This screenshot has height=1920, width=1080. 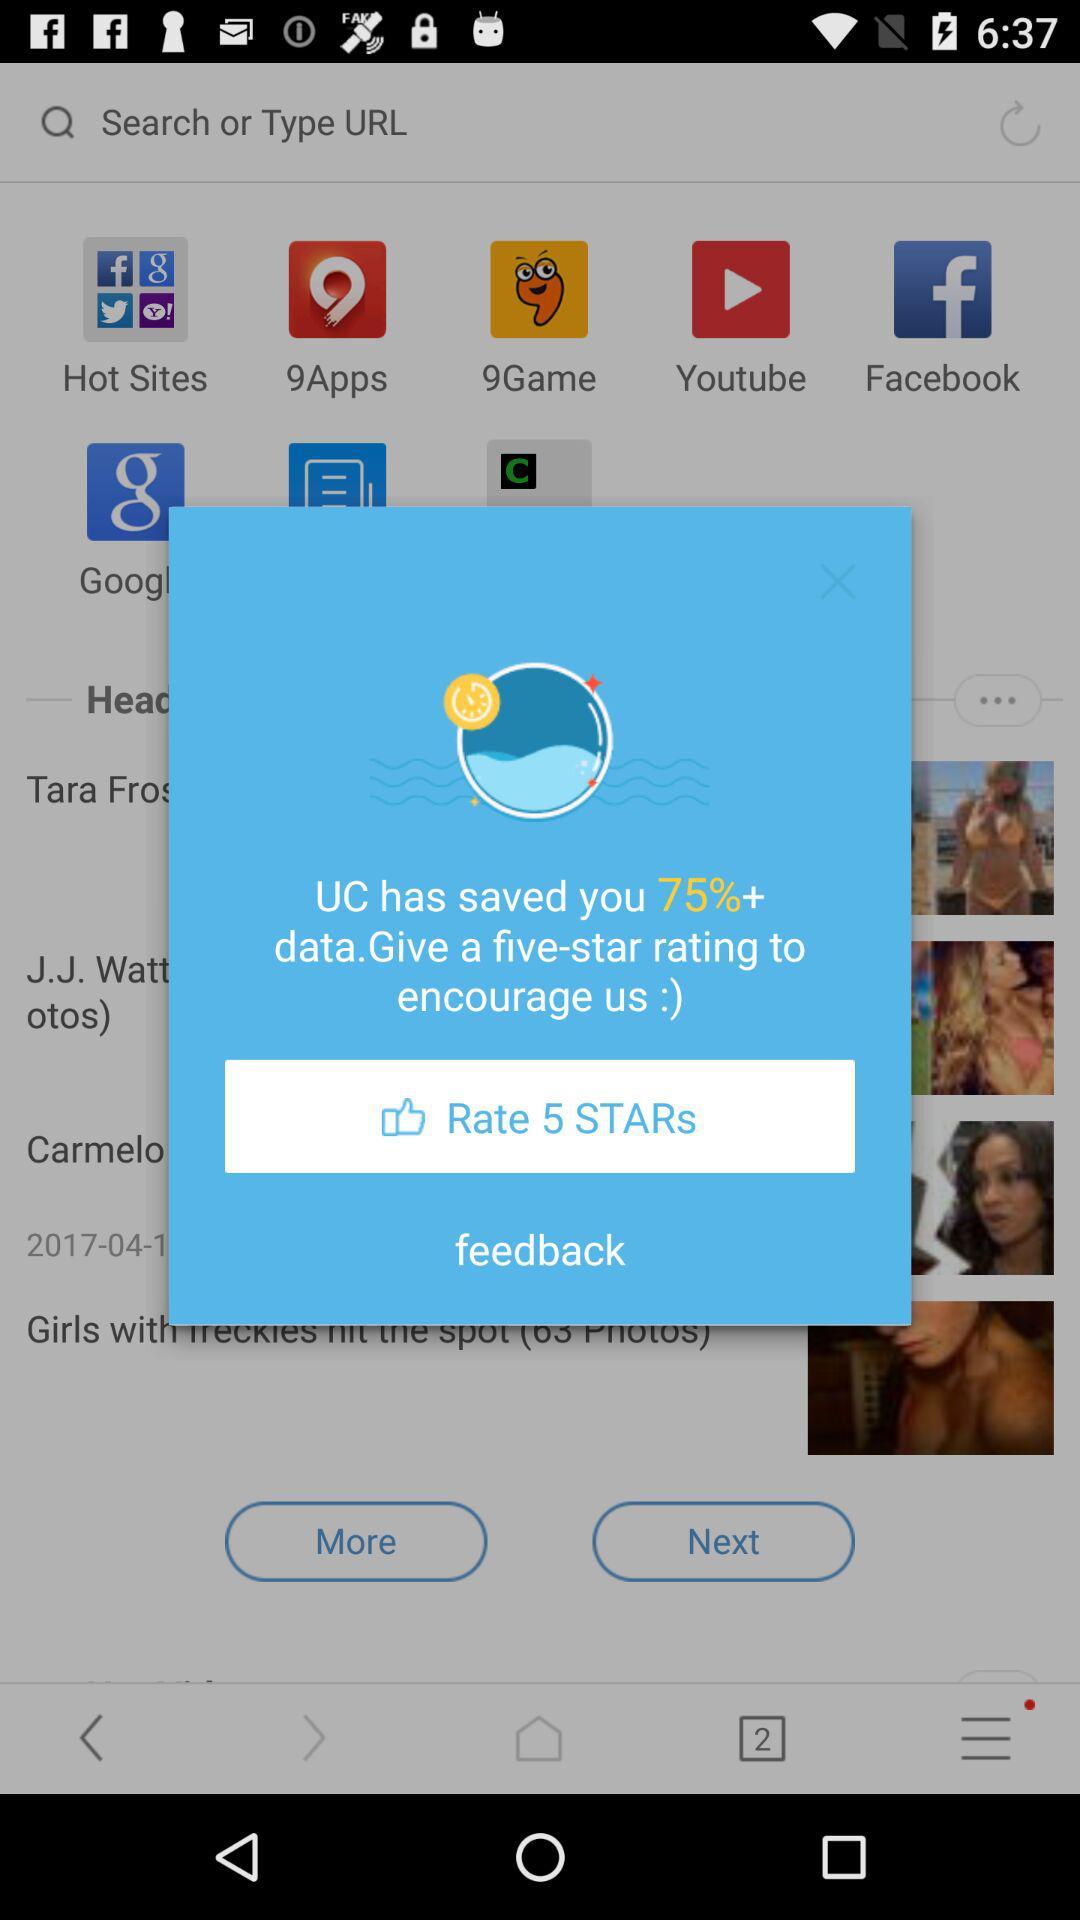 I want to click on the close icon, so click(x=837, y=620).